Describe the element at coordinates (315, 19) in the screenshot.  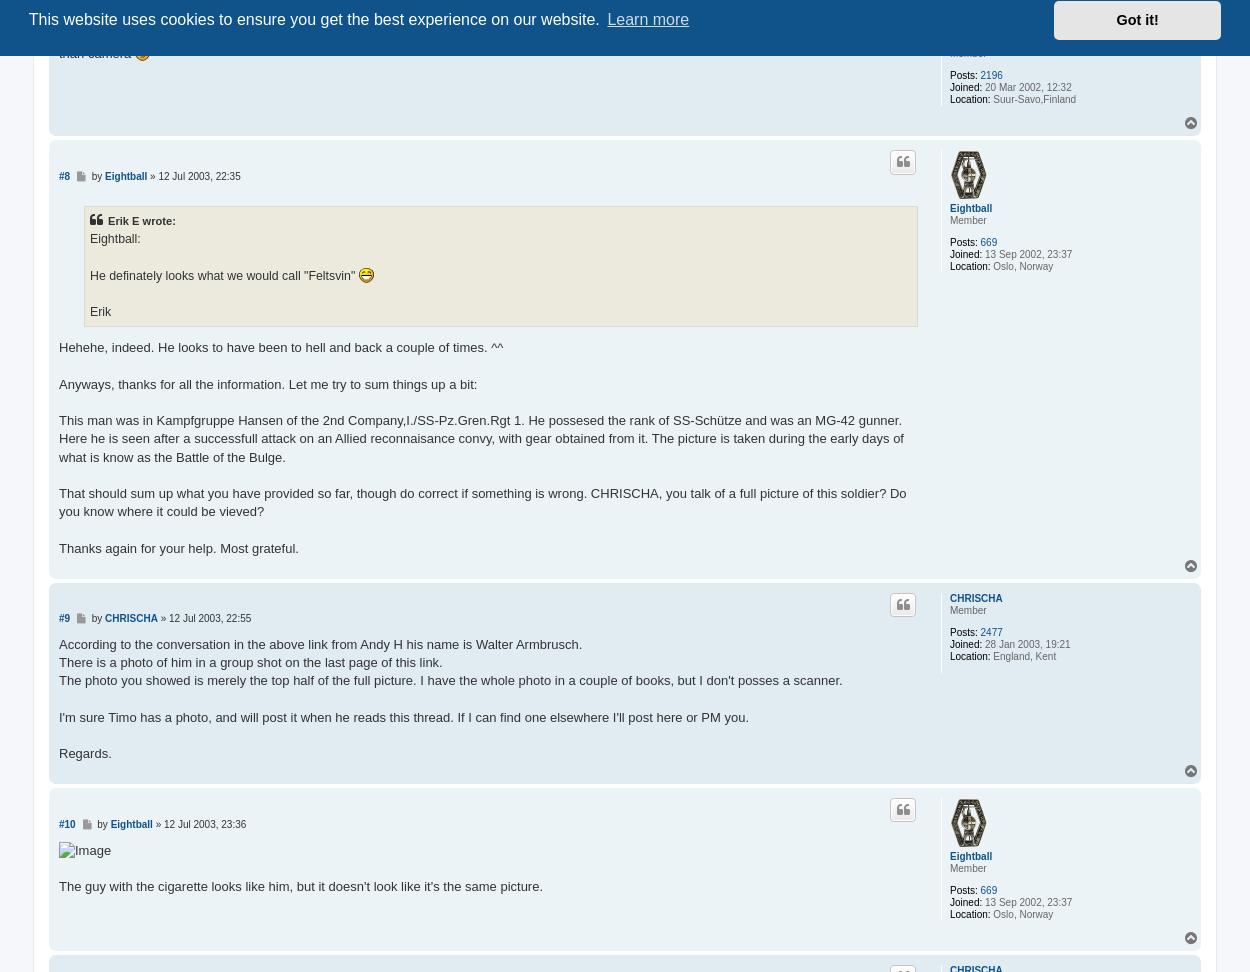
I see `'This website uses cookies to ensure you get the best experience on our website.'` at that location.